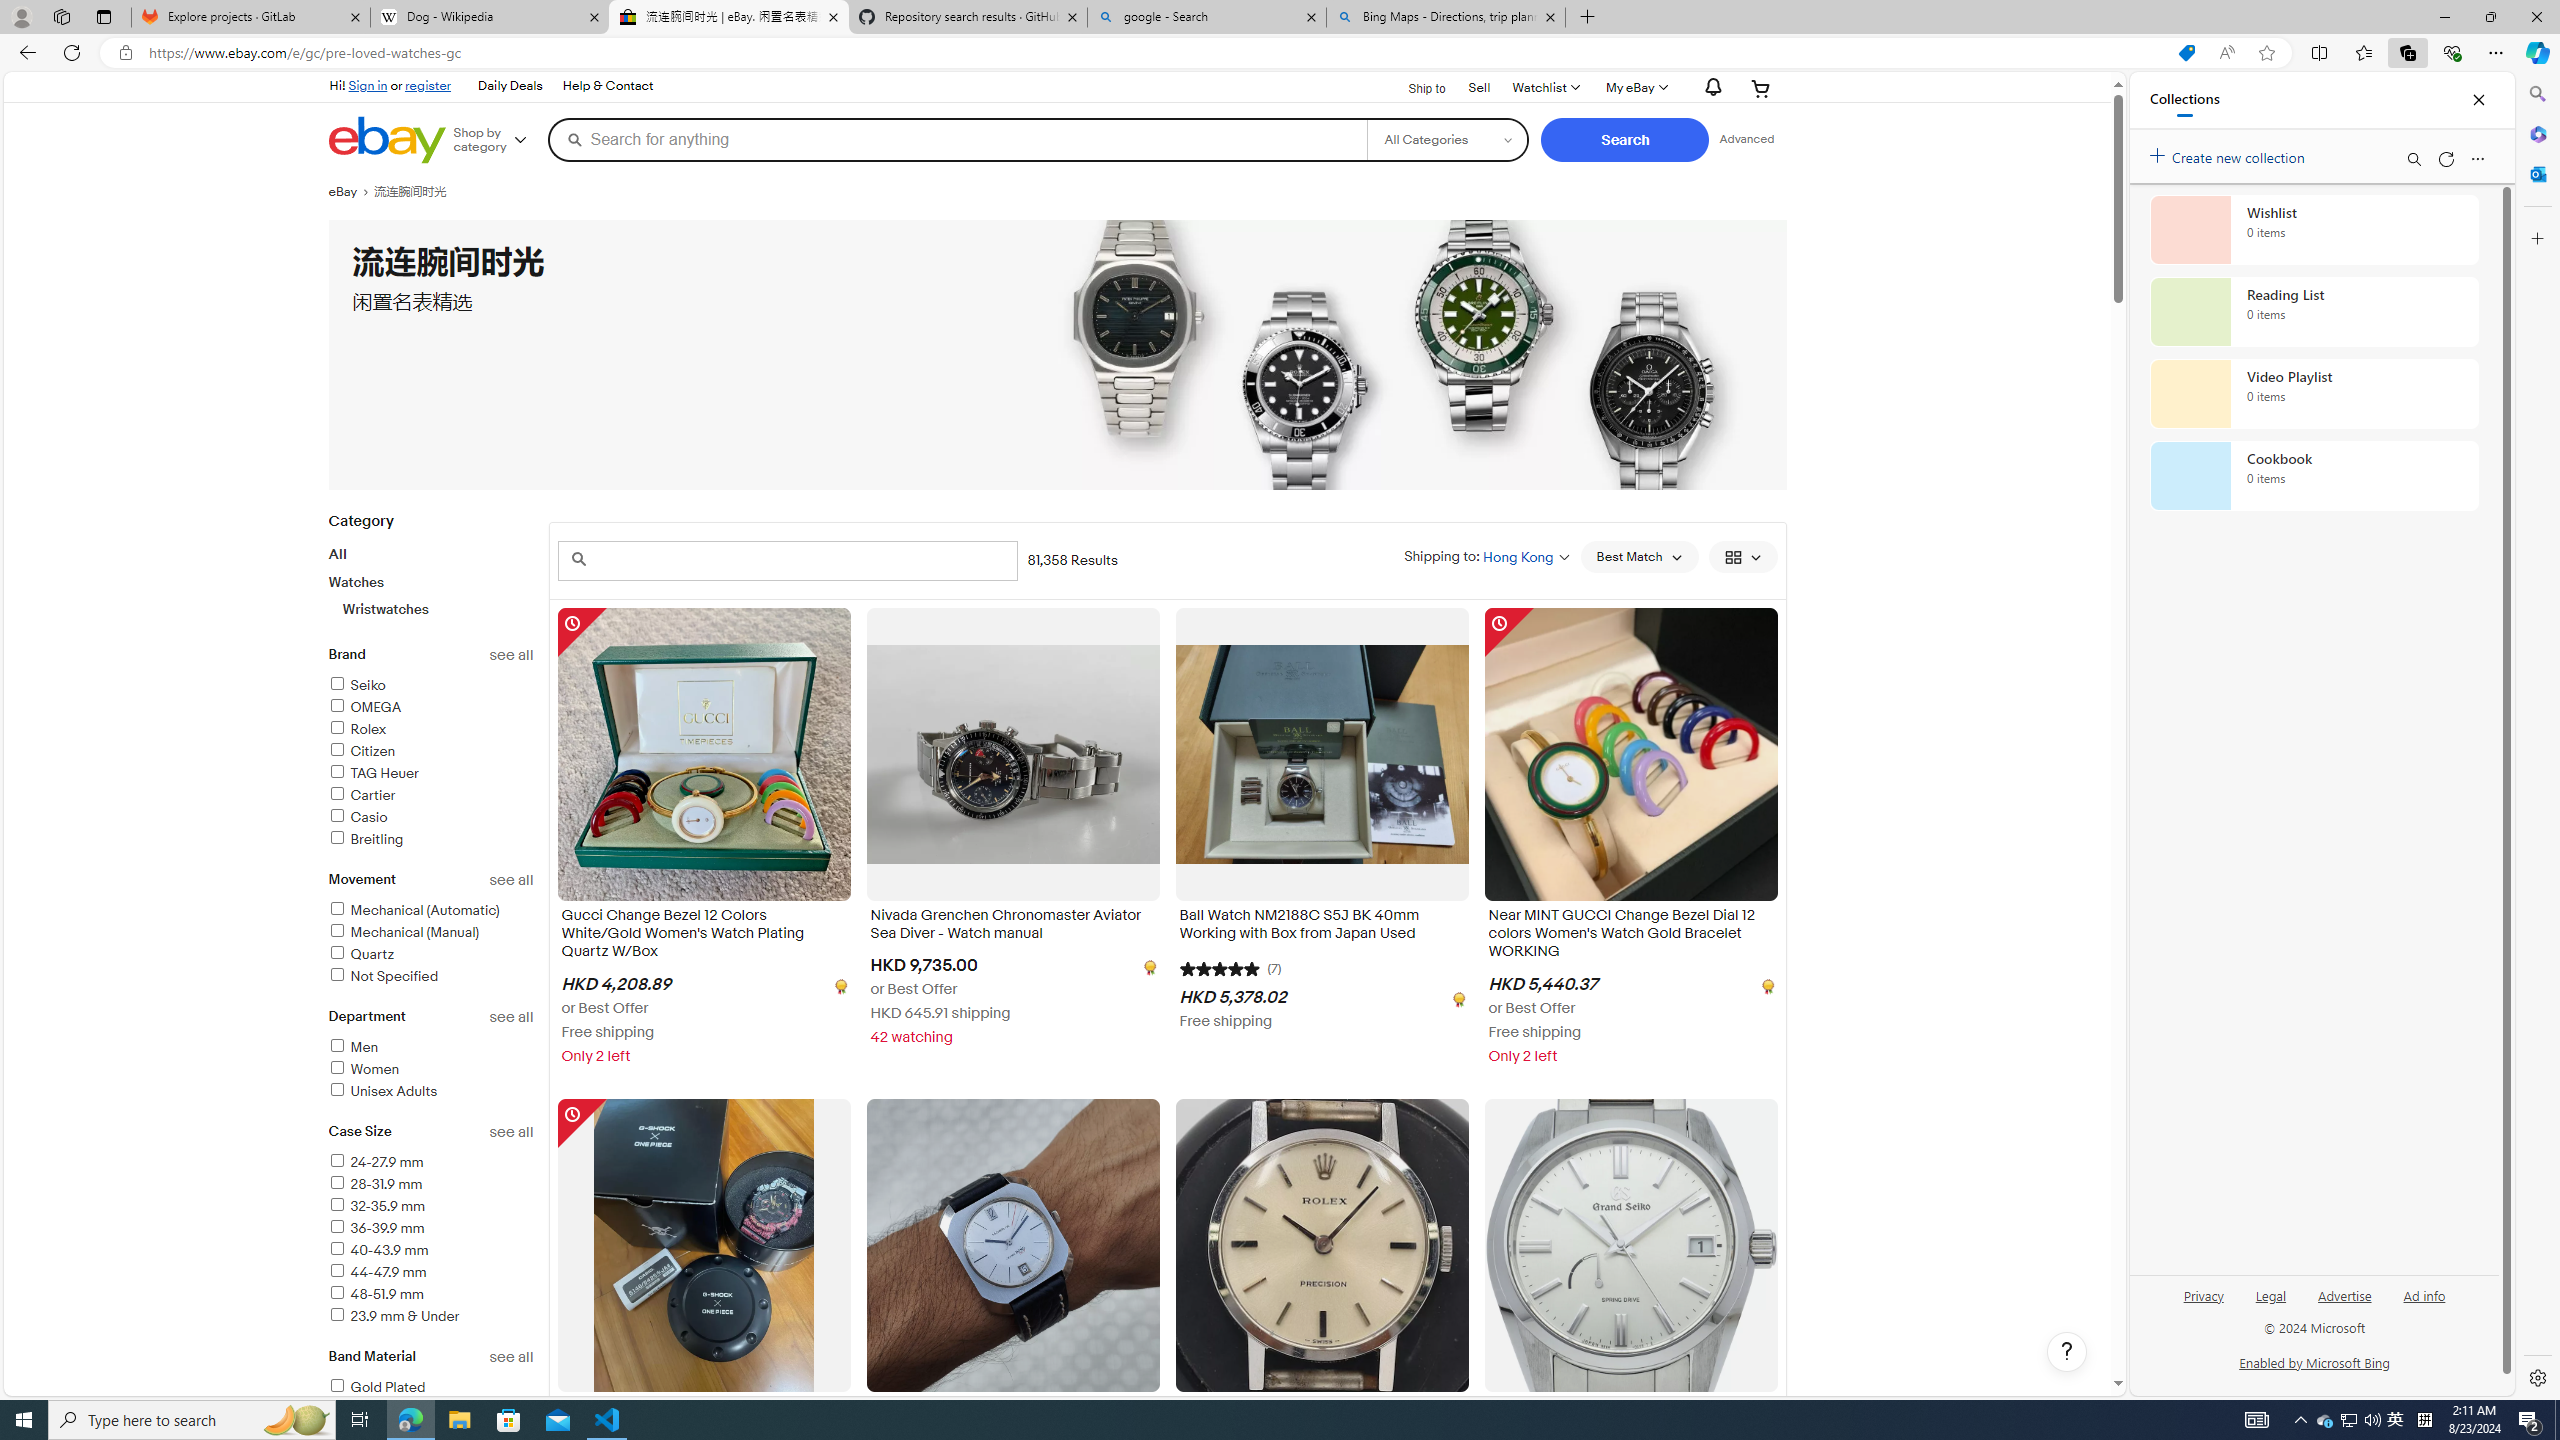  I want to click on 'Ship to', so click(1414, 87).